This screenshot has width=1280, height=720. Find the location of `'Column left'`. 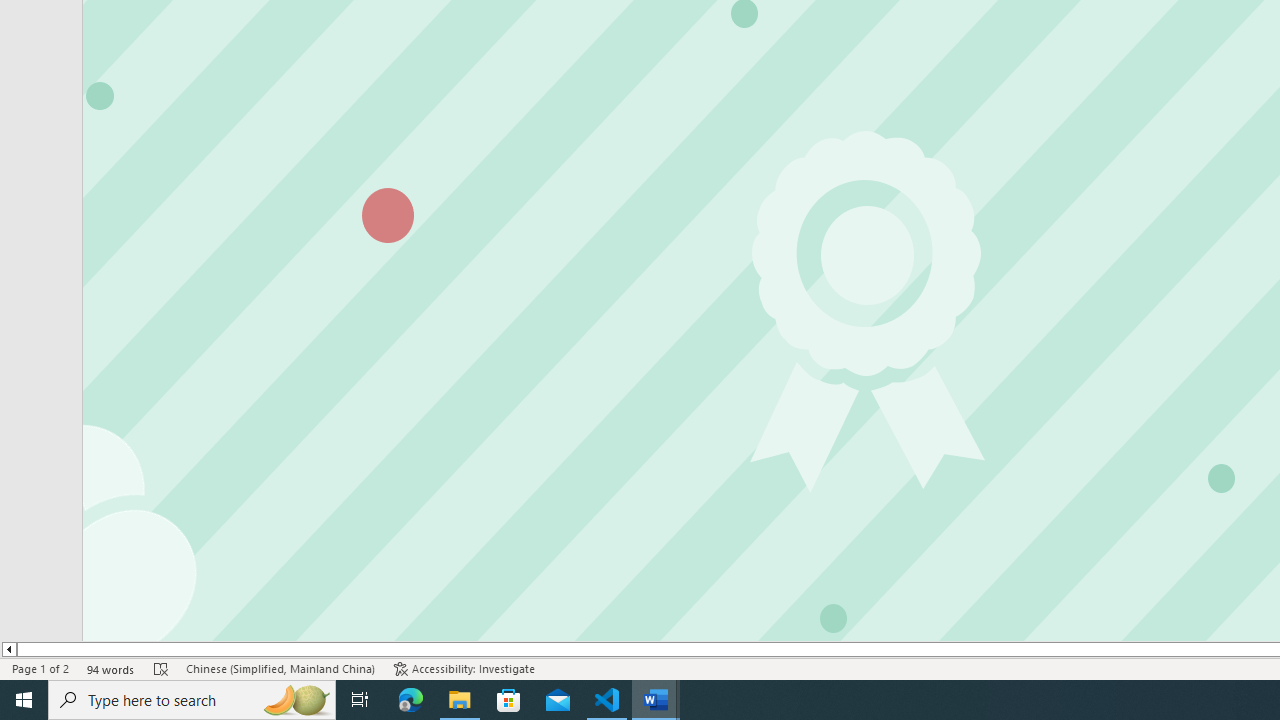

'Column left' is located at coordinates (8, 649).